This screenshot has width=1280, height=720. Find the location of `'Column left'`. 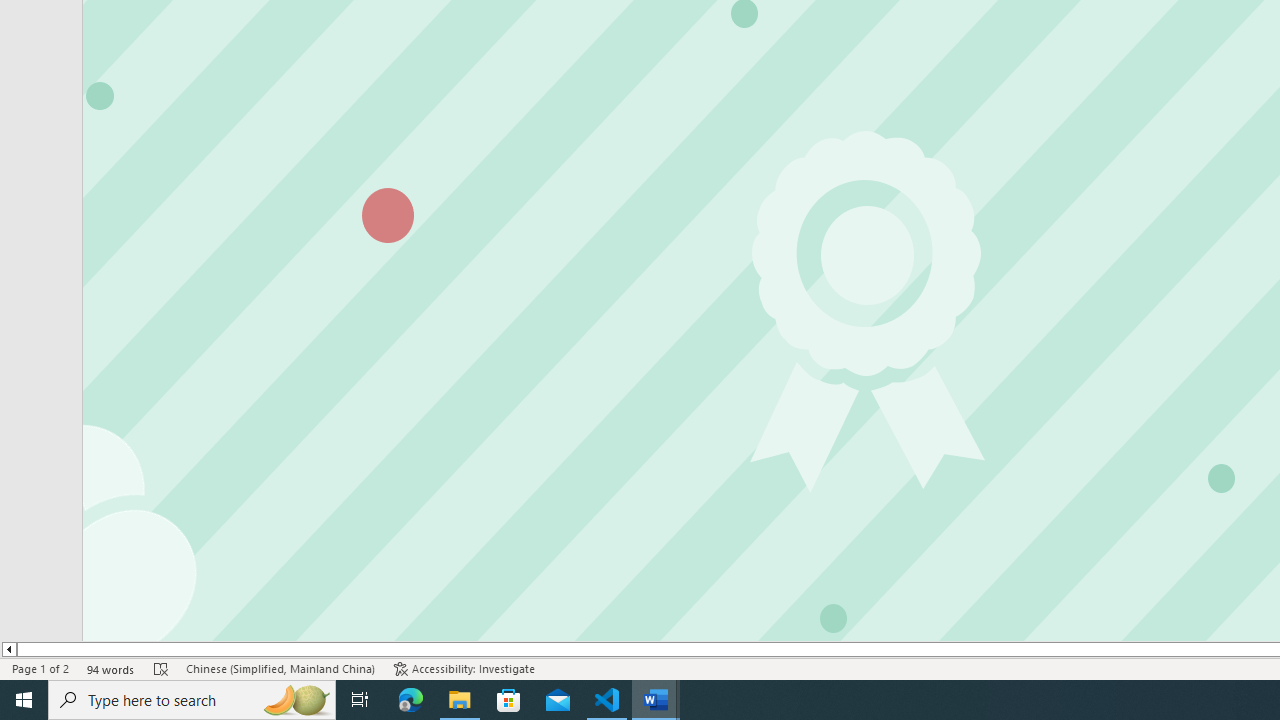

'Column left' is located at coordinates (8, 649).